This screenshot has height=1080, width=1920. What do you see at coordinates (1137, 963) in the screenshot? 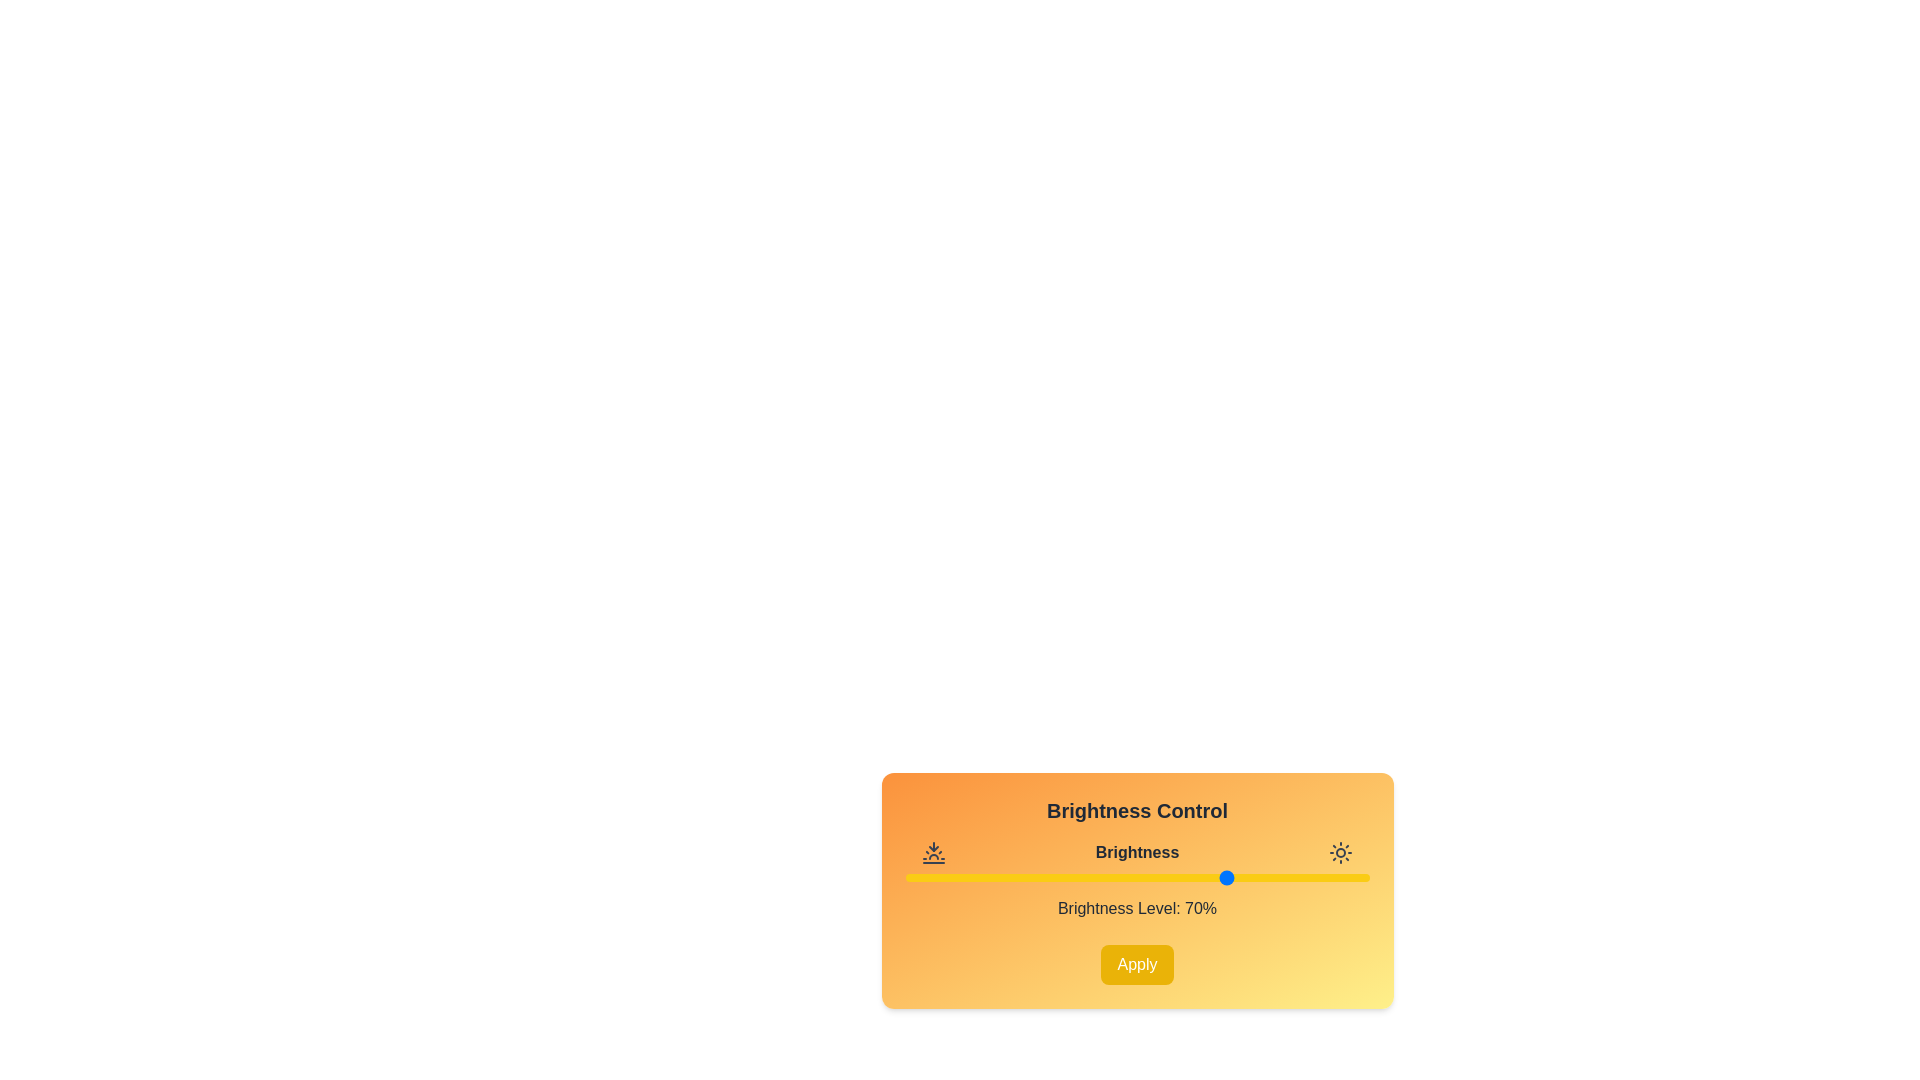
I see `the 'Apply' button to confirm the brightness level` at bounding box center [1137, 963].